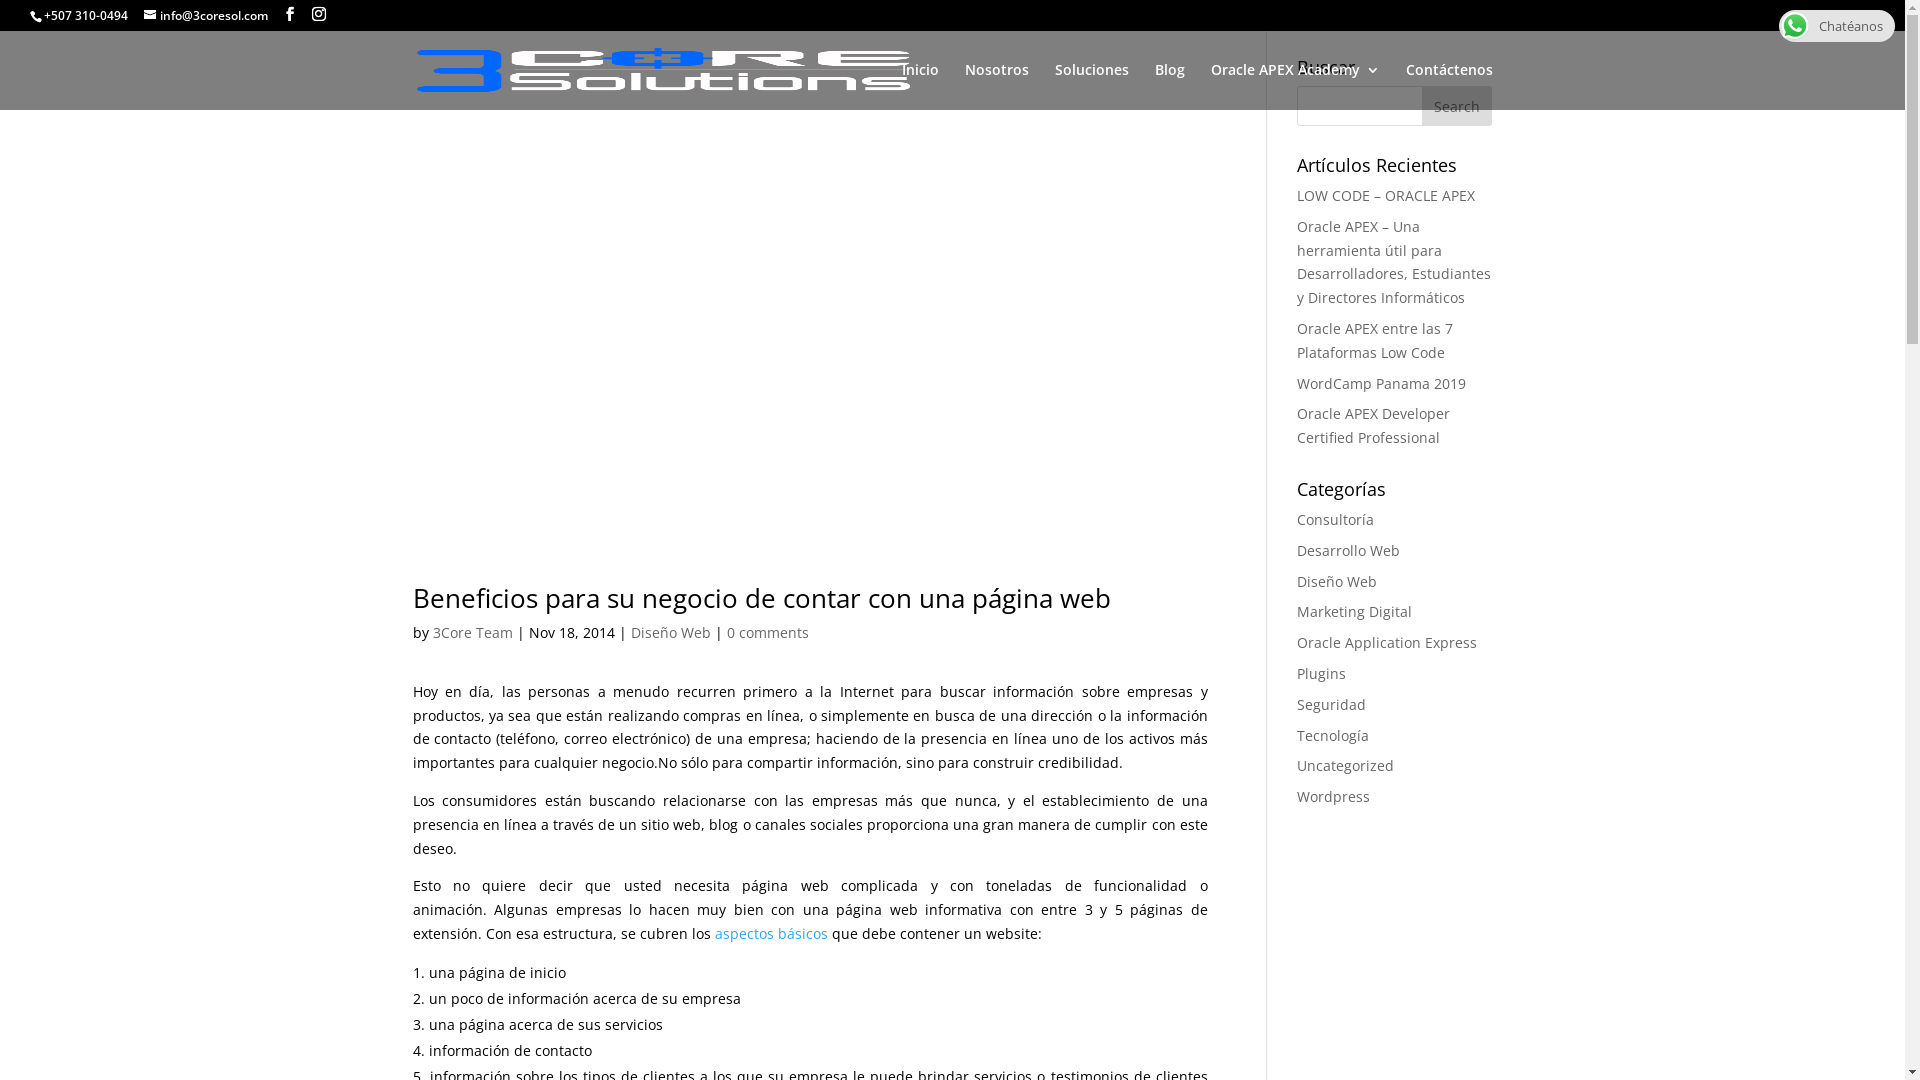 The image size is (1920, 1080). What do you see at coordinates (1457, 105) in the screenshot?
I see `'Search'` at bounding box center [1457, 105].